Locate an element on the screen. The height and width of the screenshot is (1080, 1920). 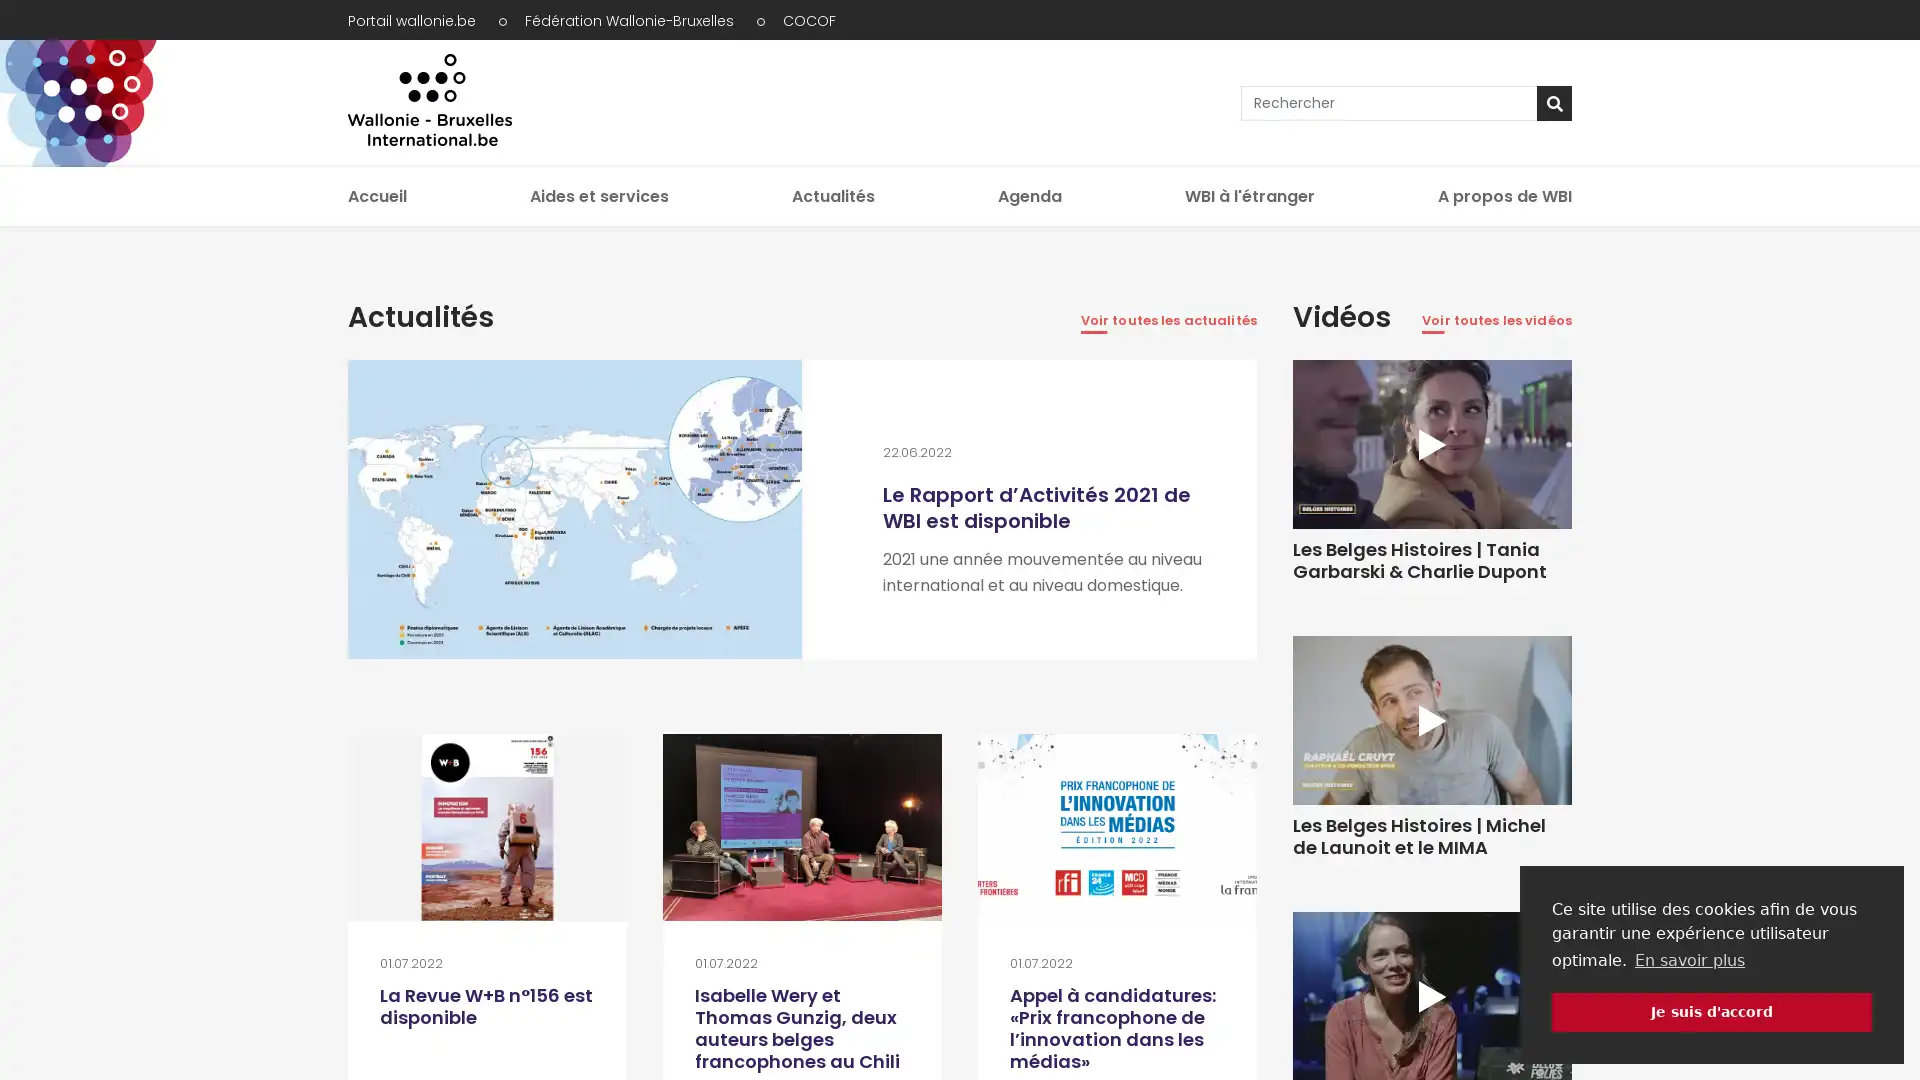
learn more about cookies is located at coordinates (1688, 959).